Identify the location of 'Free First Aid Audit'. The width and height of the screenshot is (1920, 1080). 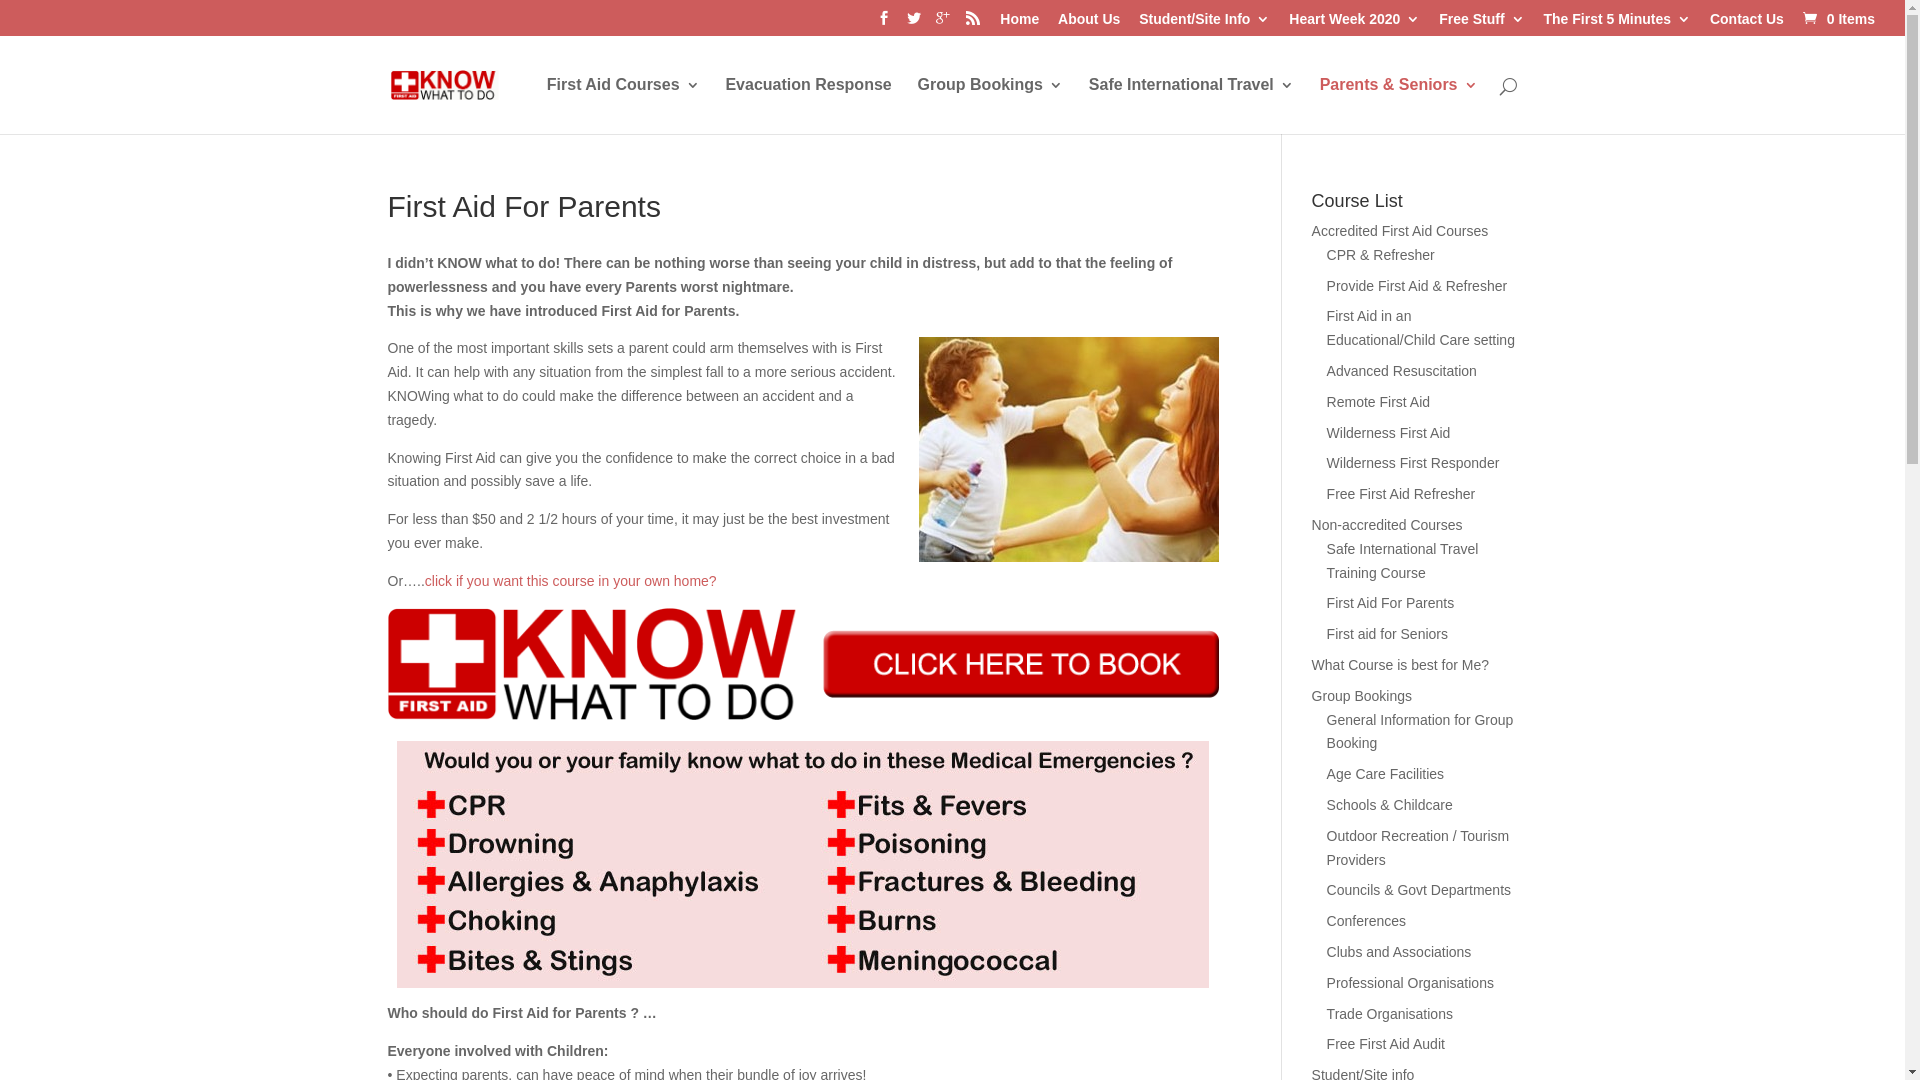
(1385, 1043).